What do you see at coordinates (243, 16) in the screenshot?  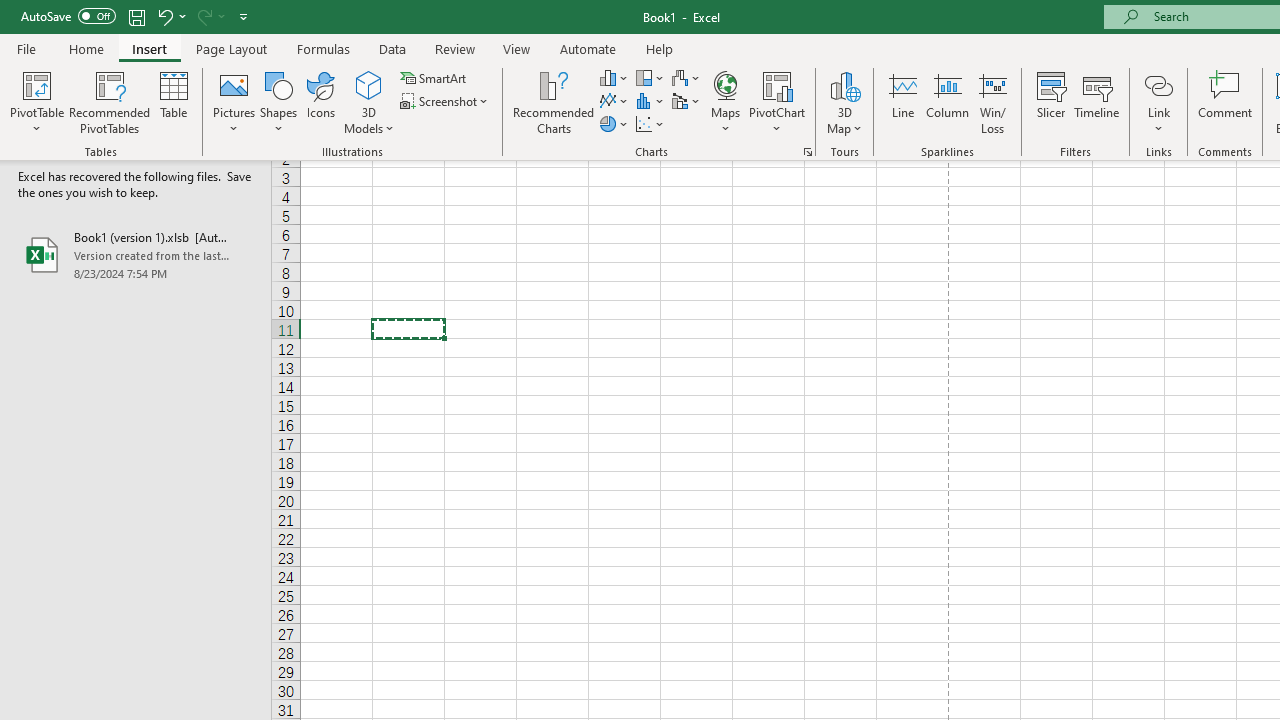 I see `'Customize Quick Access Toolbar'` at bounding box center [243, 16].